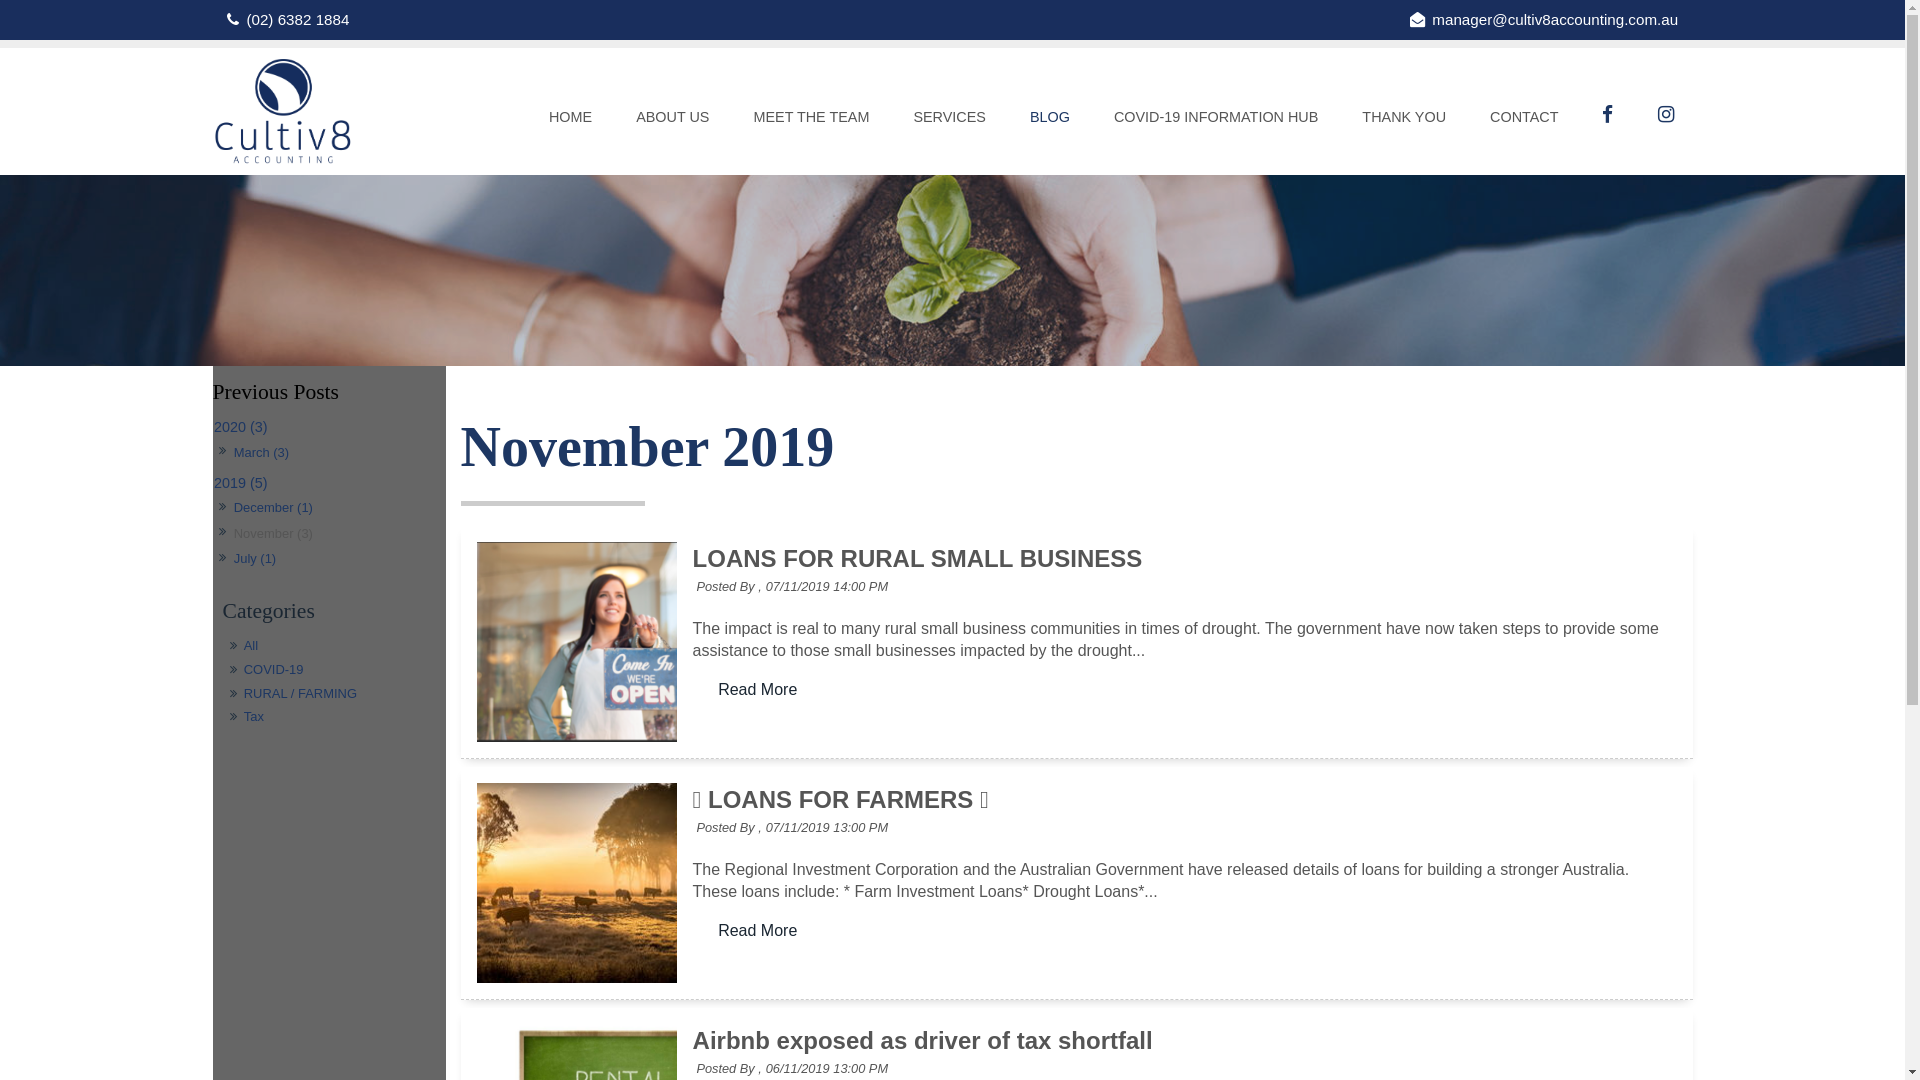  I want to click on 'November (3)', so click(272, 532).